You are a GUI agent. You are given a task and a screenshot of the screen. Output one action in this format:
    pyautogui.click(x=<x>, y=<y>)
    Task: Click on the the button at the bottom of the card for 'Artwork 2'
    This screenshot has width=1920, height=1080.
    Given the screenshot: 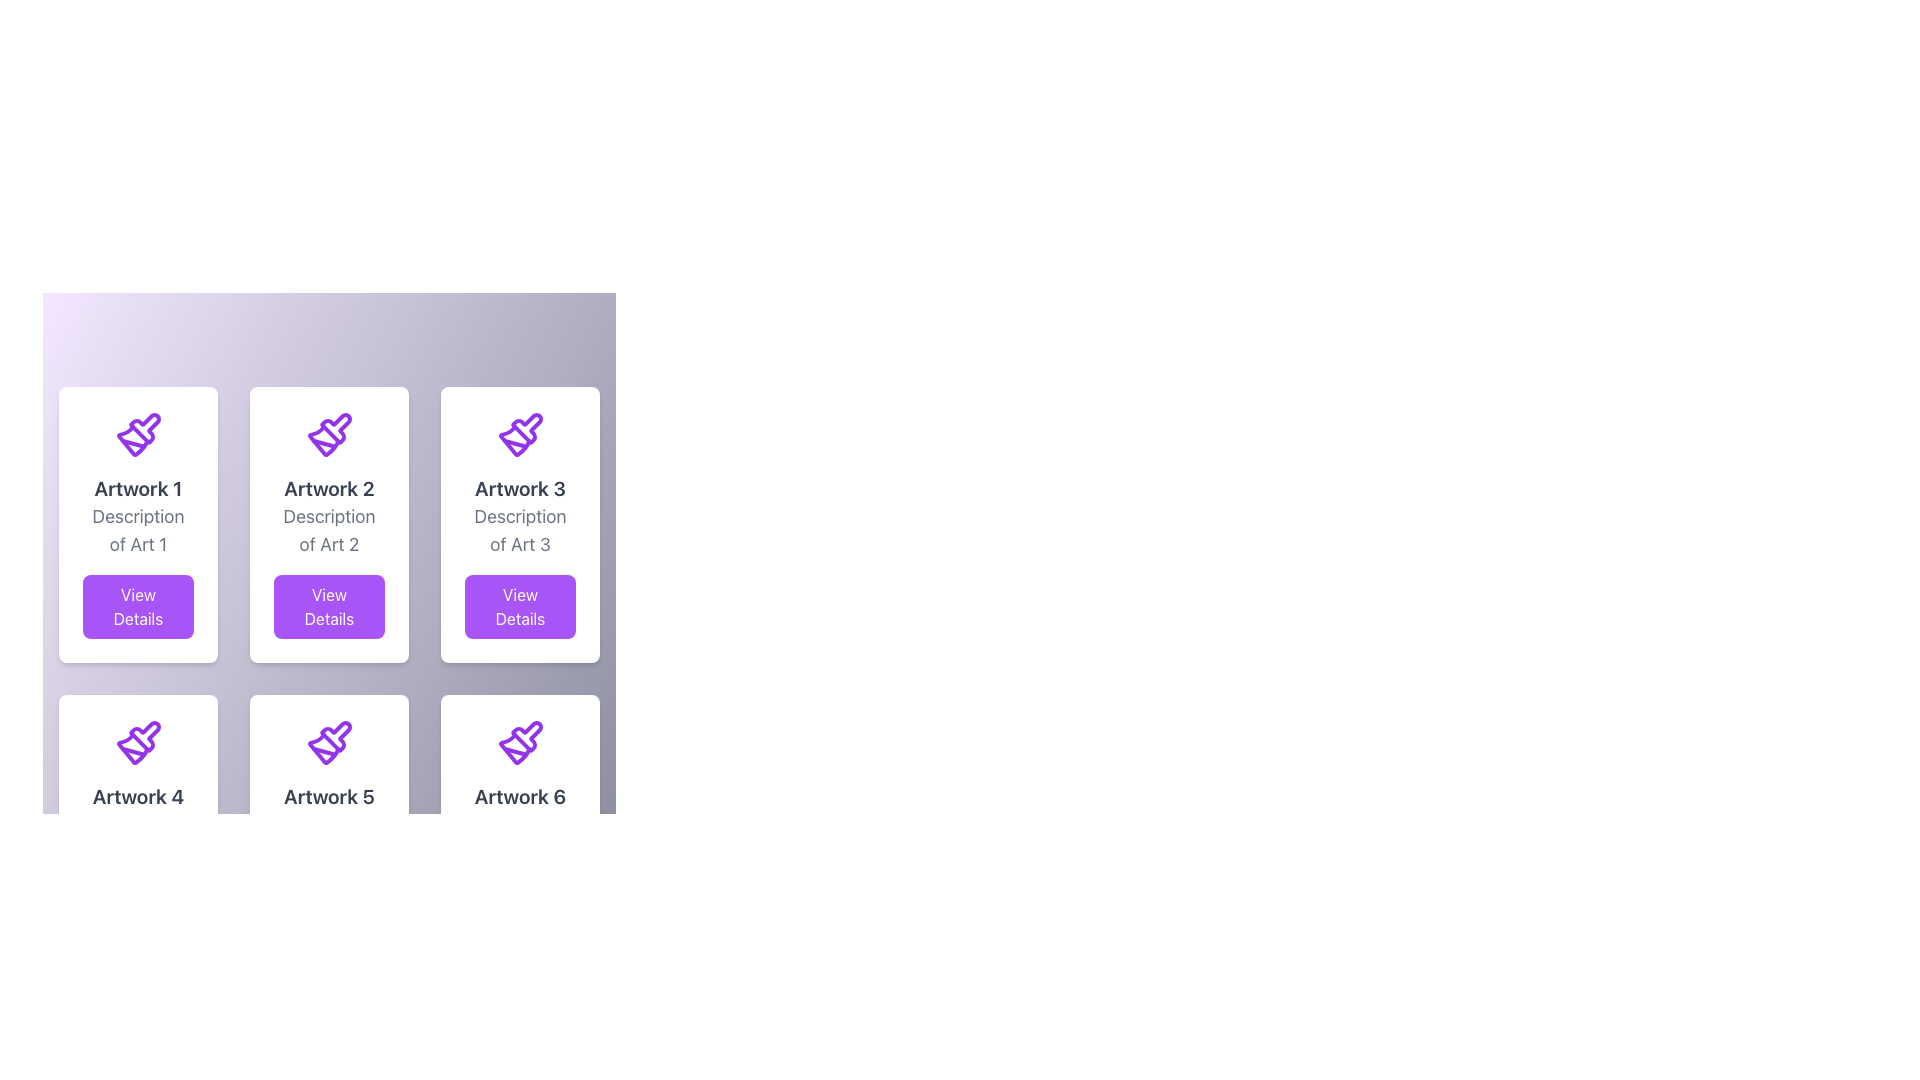 What is the action you would take?
    pyautogui.click(x=329, y=605)
    